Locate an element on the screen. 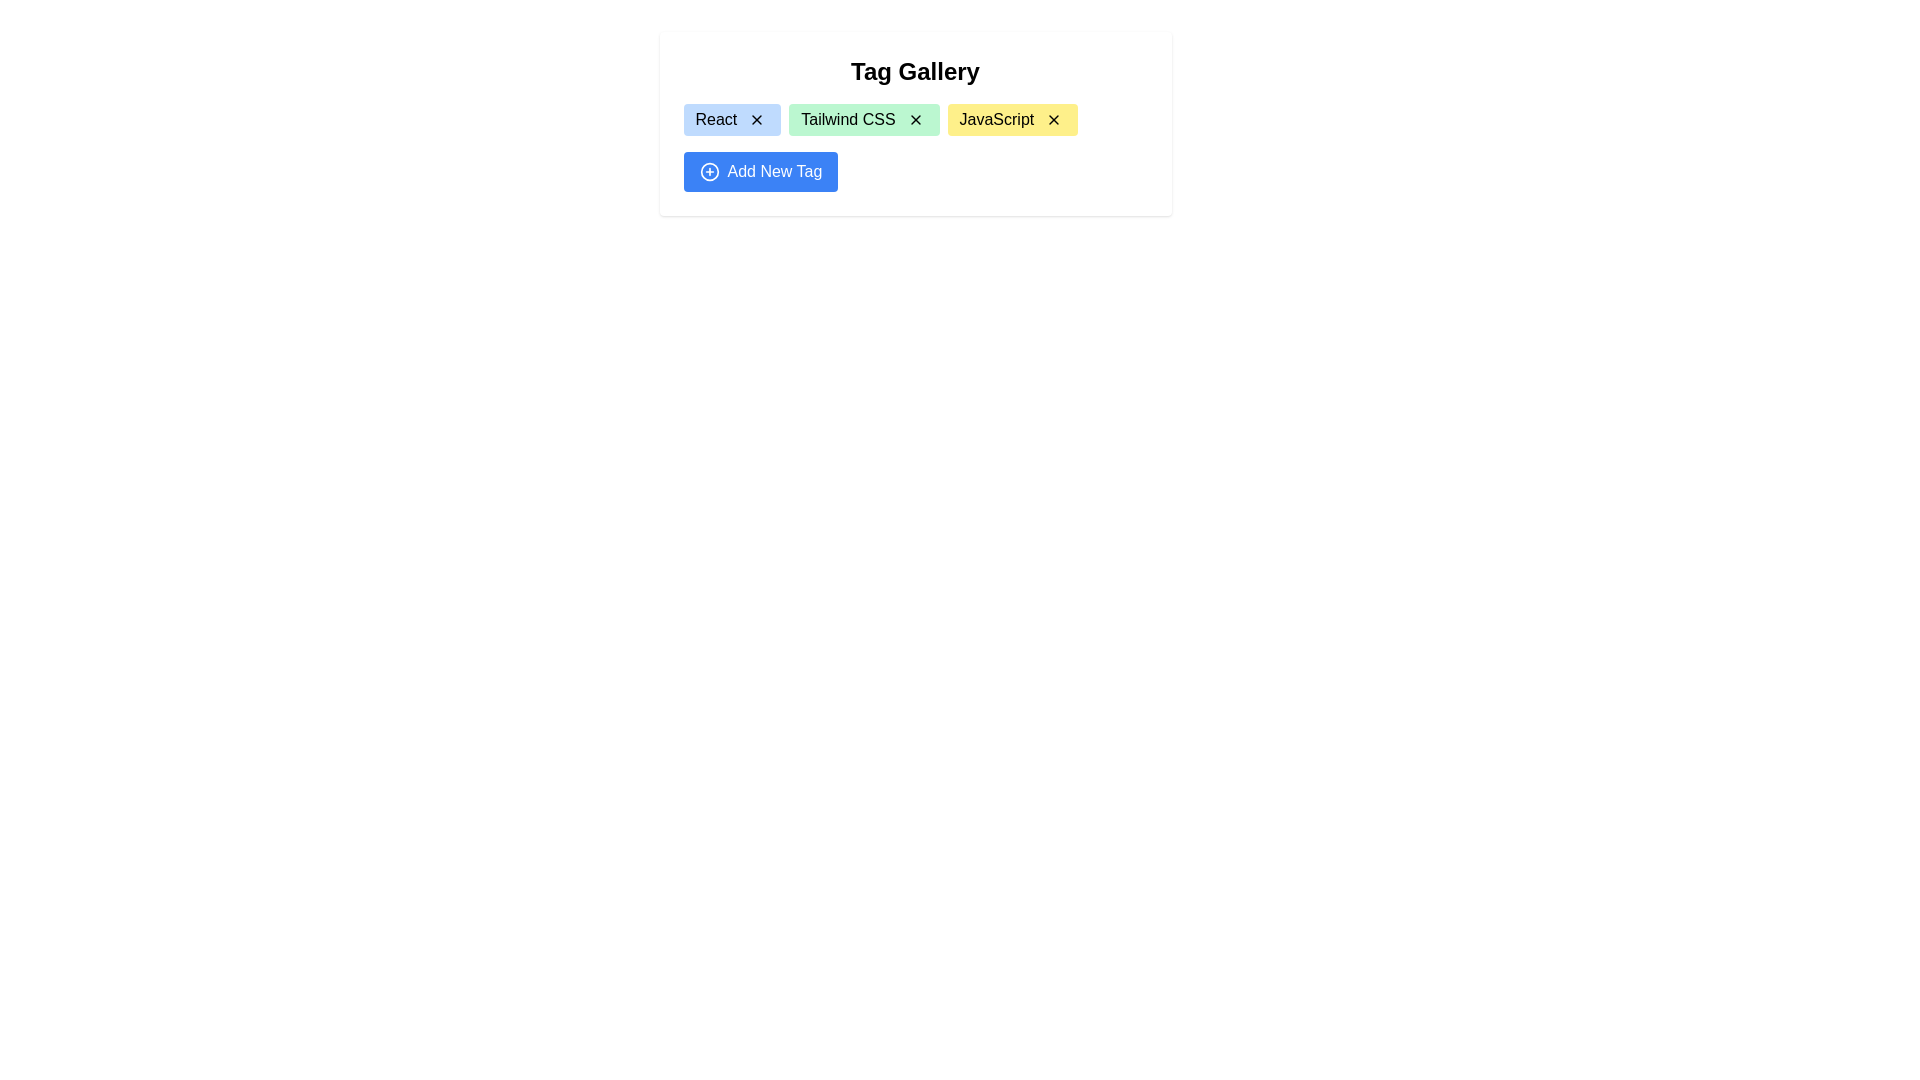 The image size is (1920, 1080). the 'React' tag badge with a light blue background is located at coordinates (731, 119).